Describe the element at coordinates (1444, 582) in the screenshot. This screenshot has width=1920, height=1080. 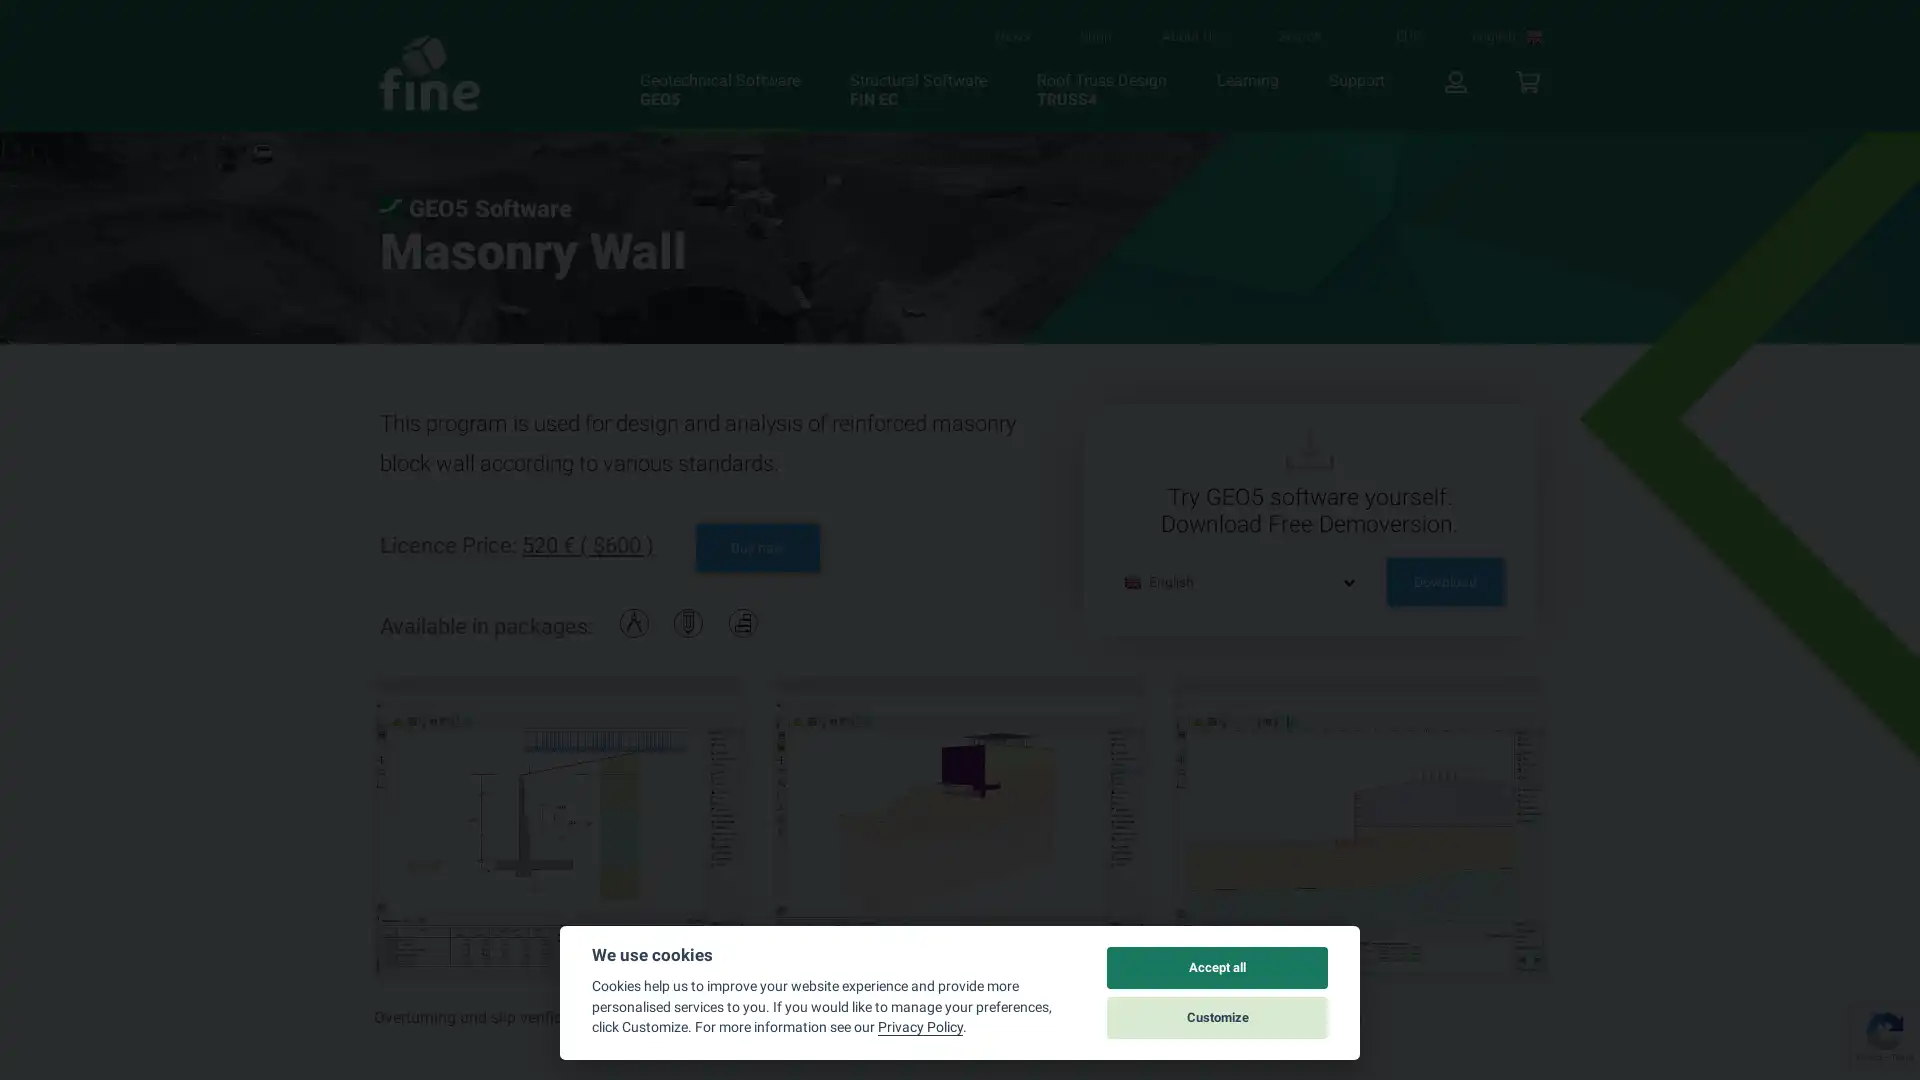
I see `Download` at that location.